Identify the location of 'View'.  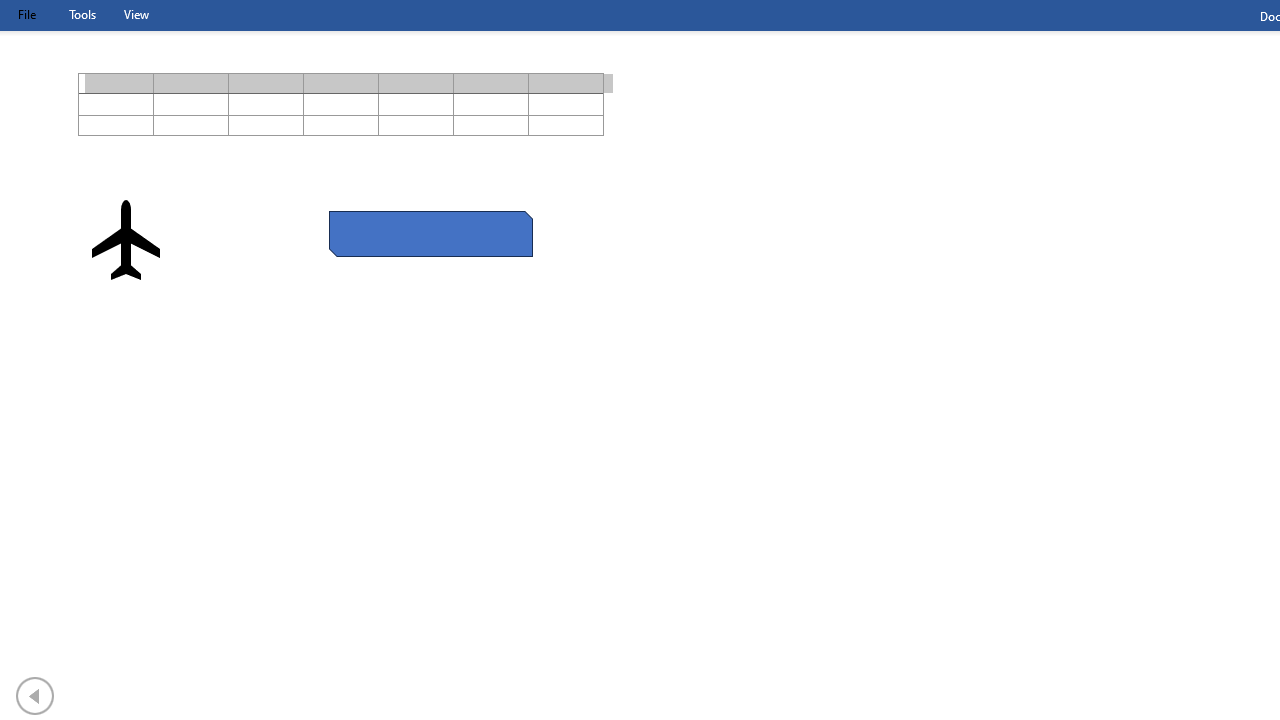
(135, 14).